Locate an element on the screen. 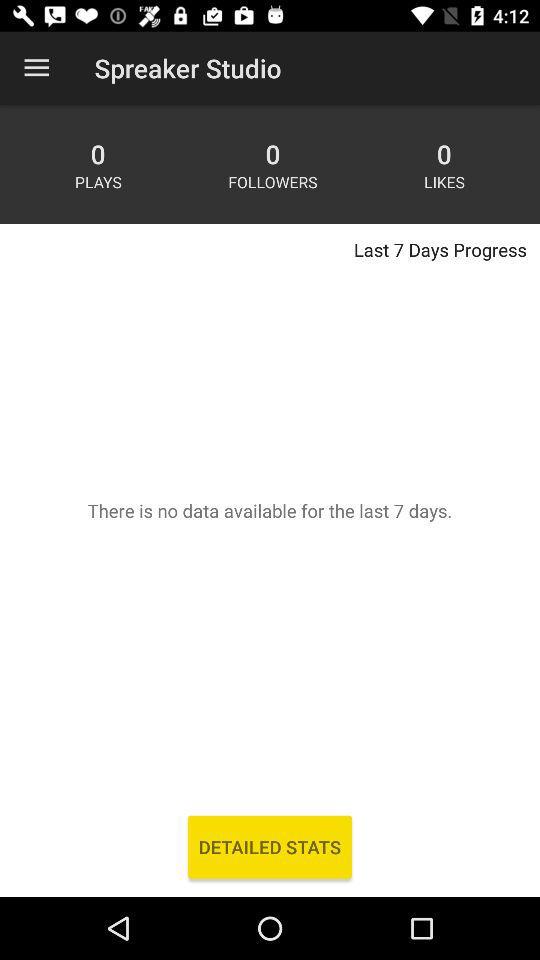 Image resolution: width=540 pixels, height=960 pixels. app to the left of the spreaker studio app is located at coordinates (36, 68).